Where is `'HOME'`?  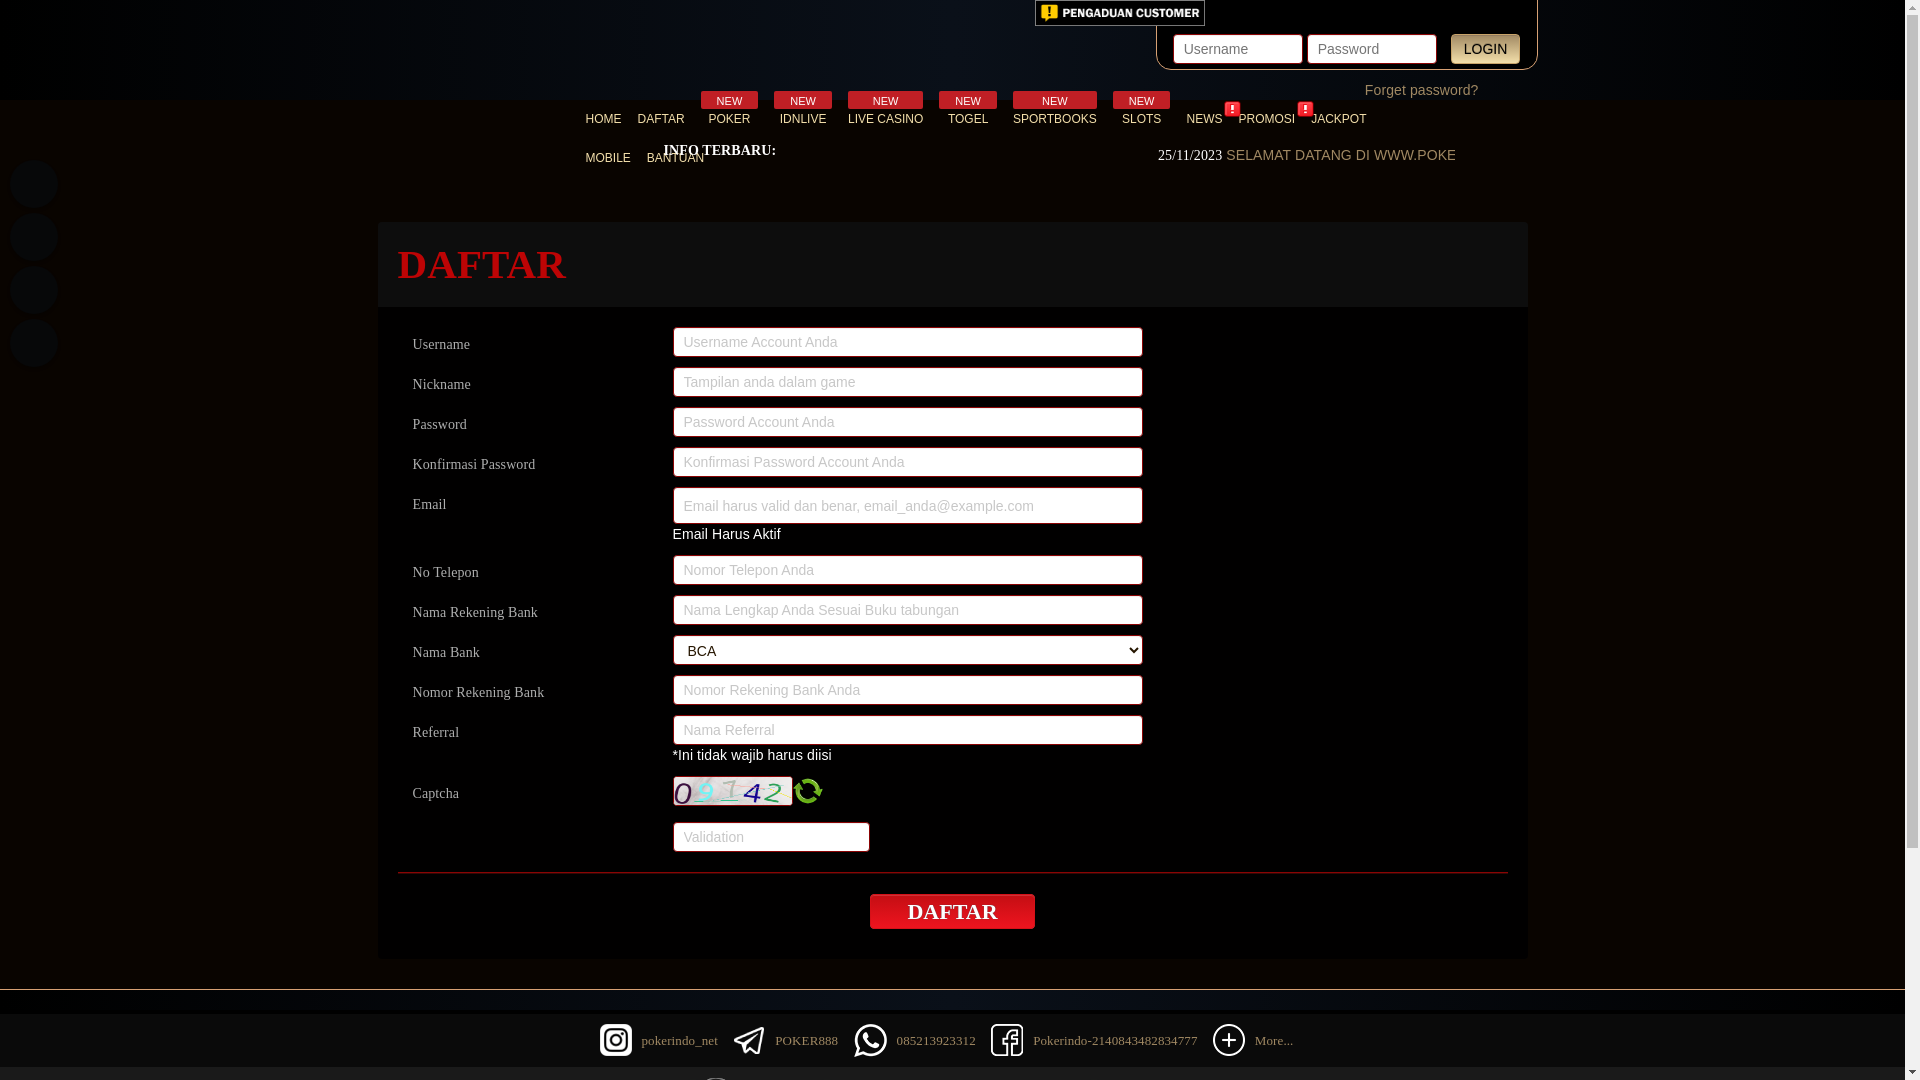 'HOME' is located at coordinates (576, 119).